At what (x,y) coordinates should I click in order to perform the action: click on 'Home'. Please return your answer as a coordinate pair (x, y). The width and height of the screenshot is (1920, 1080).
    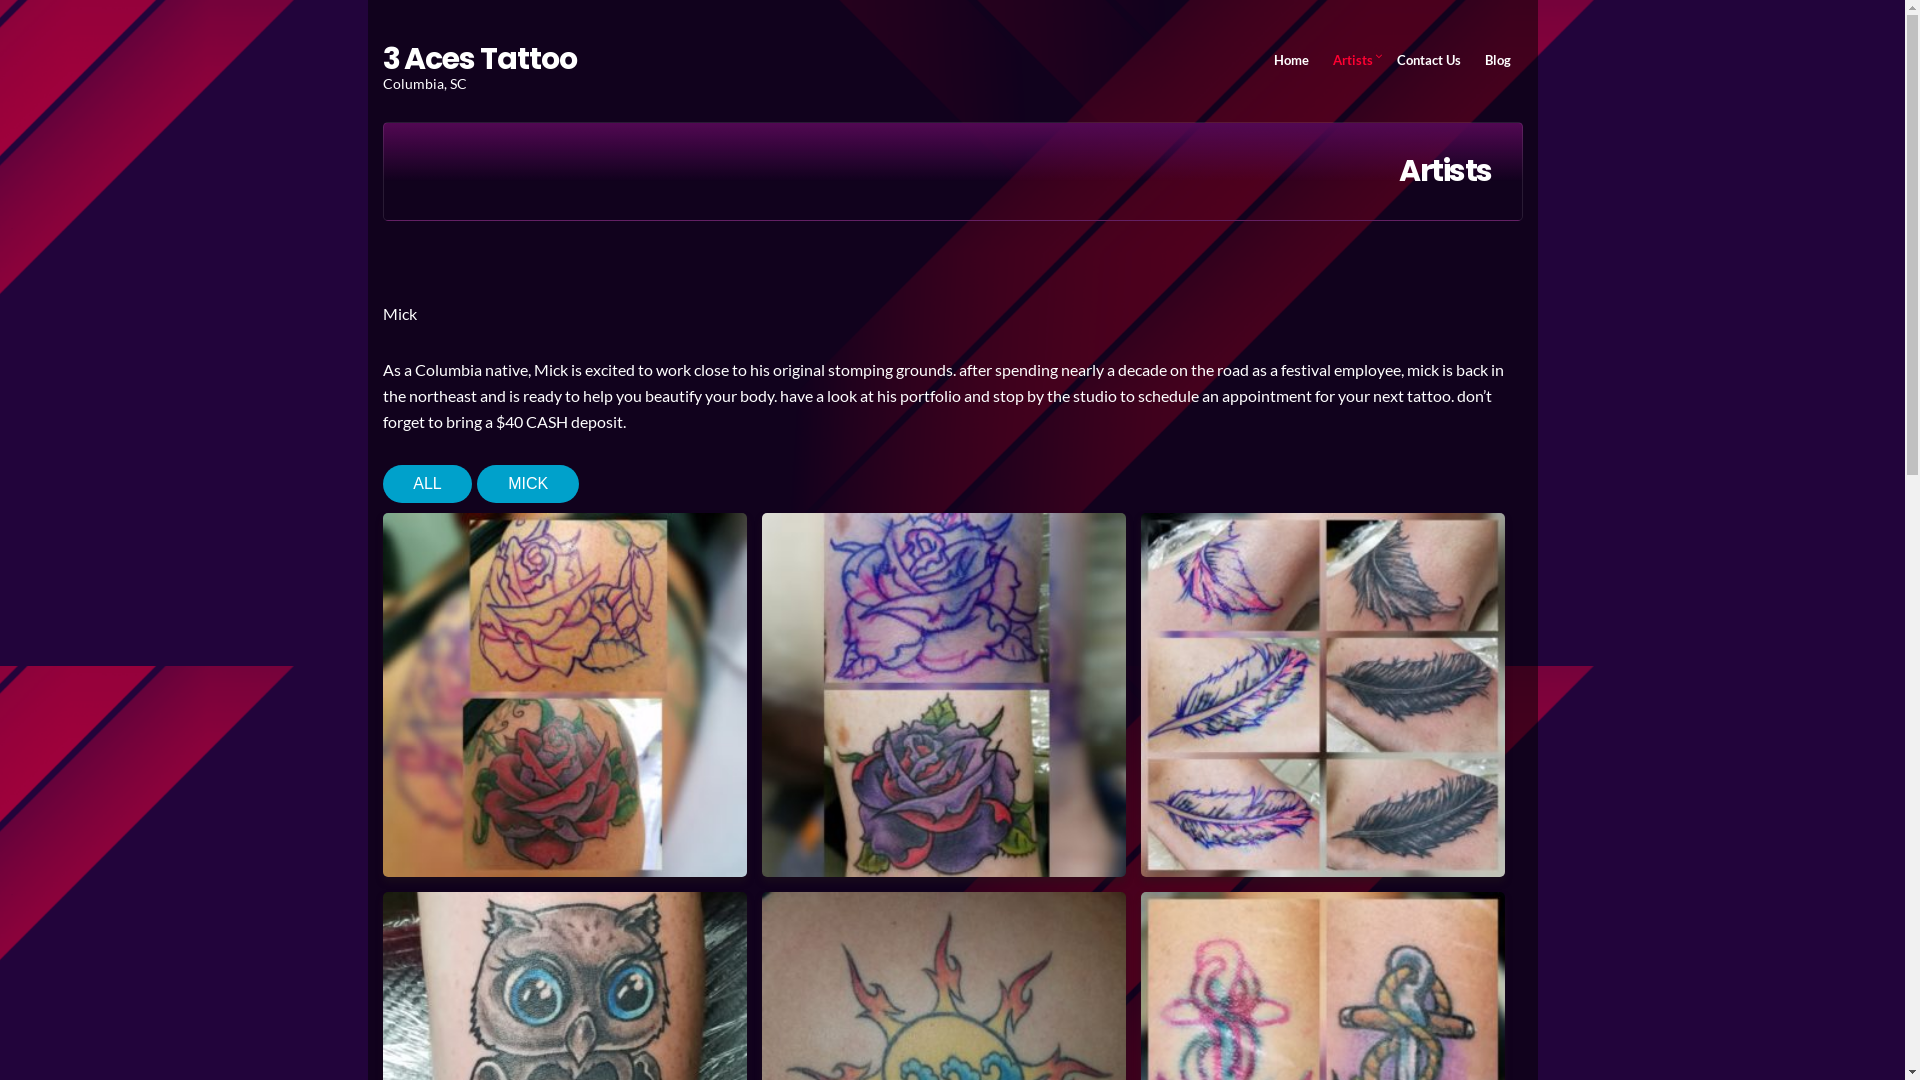
    Looking at the image, I should click on (1291, 59).